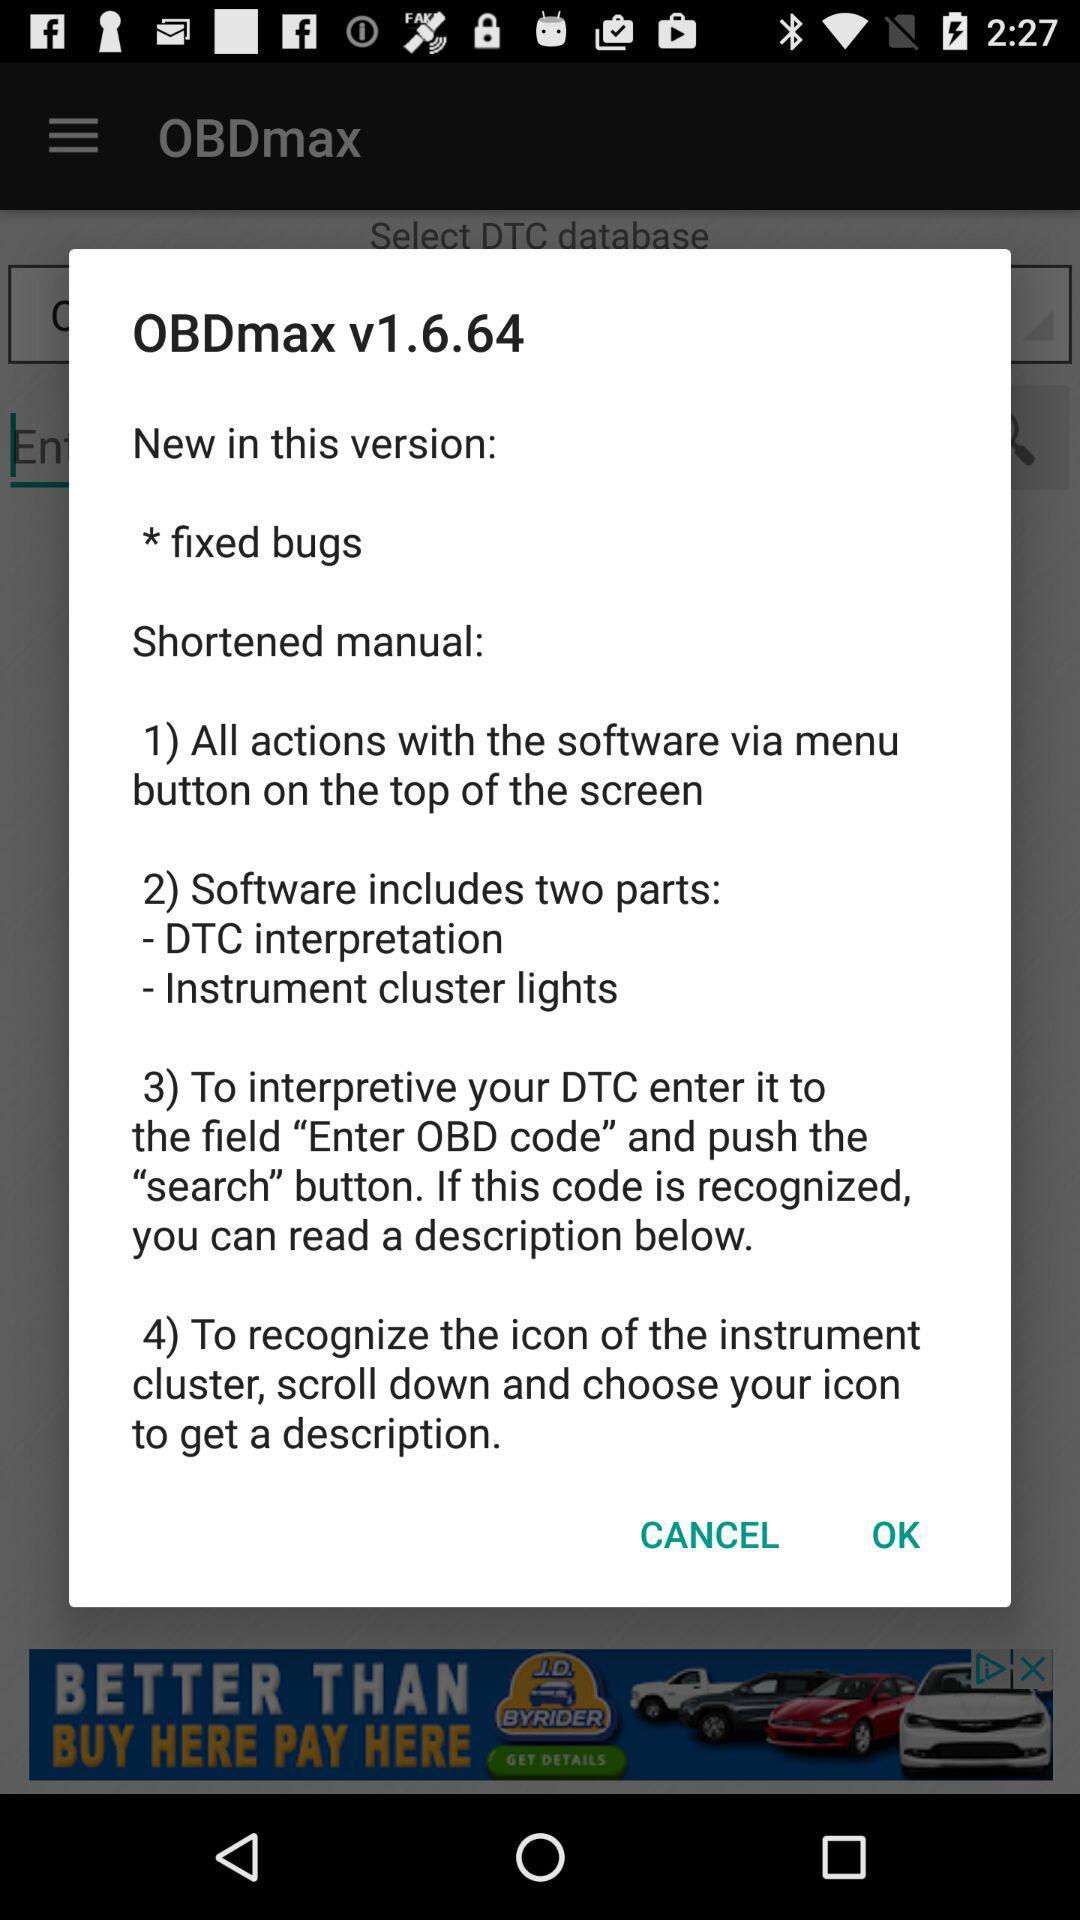 The image size is (1080, 1920). Describe the element at coordinates (708, 1532) in the screenshot. I see `cancel item` at that location.